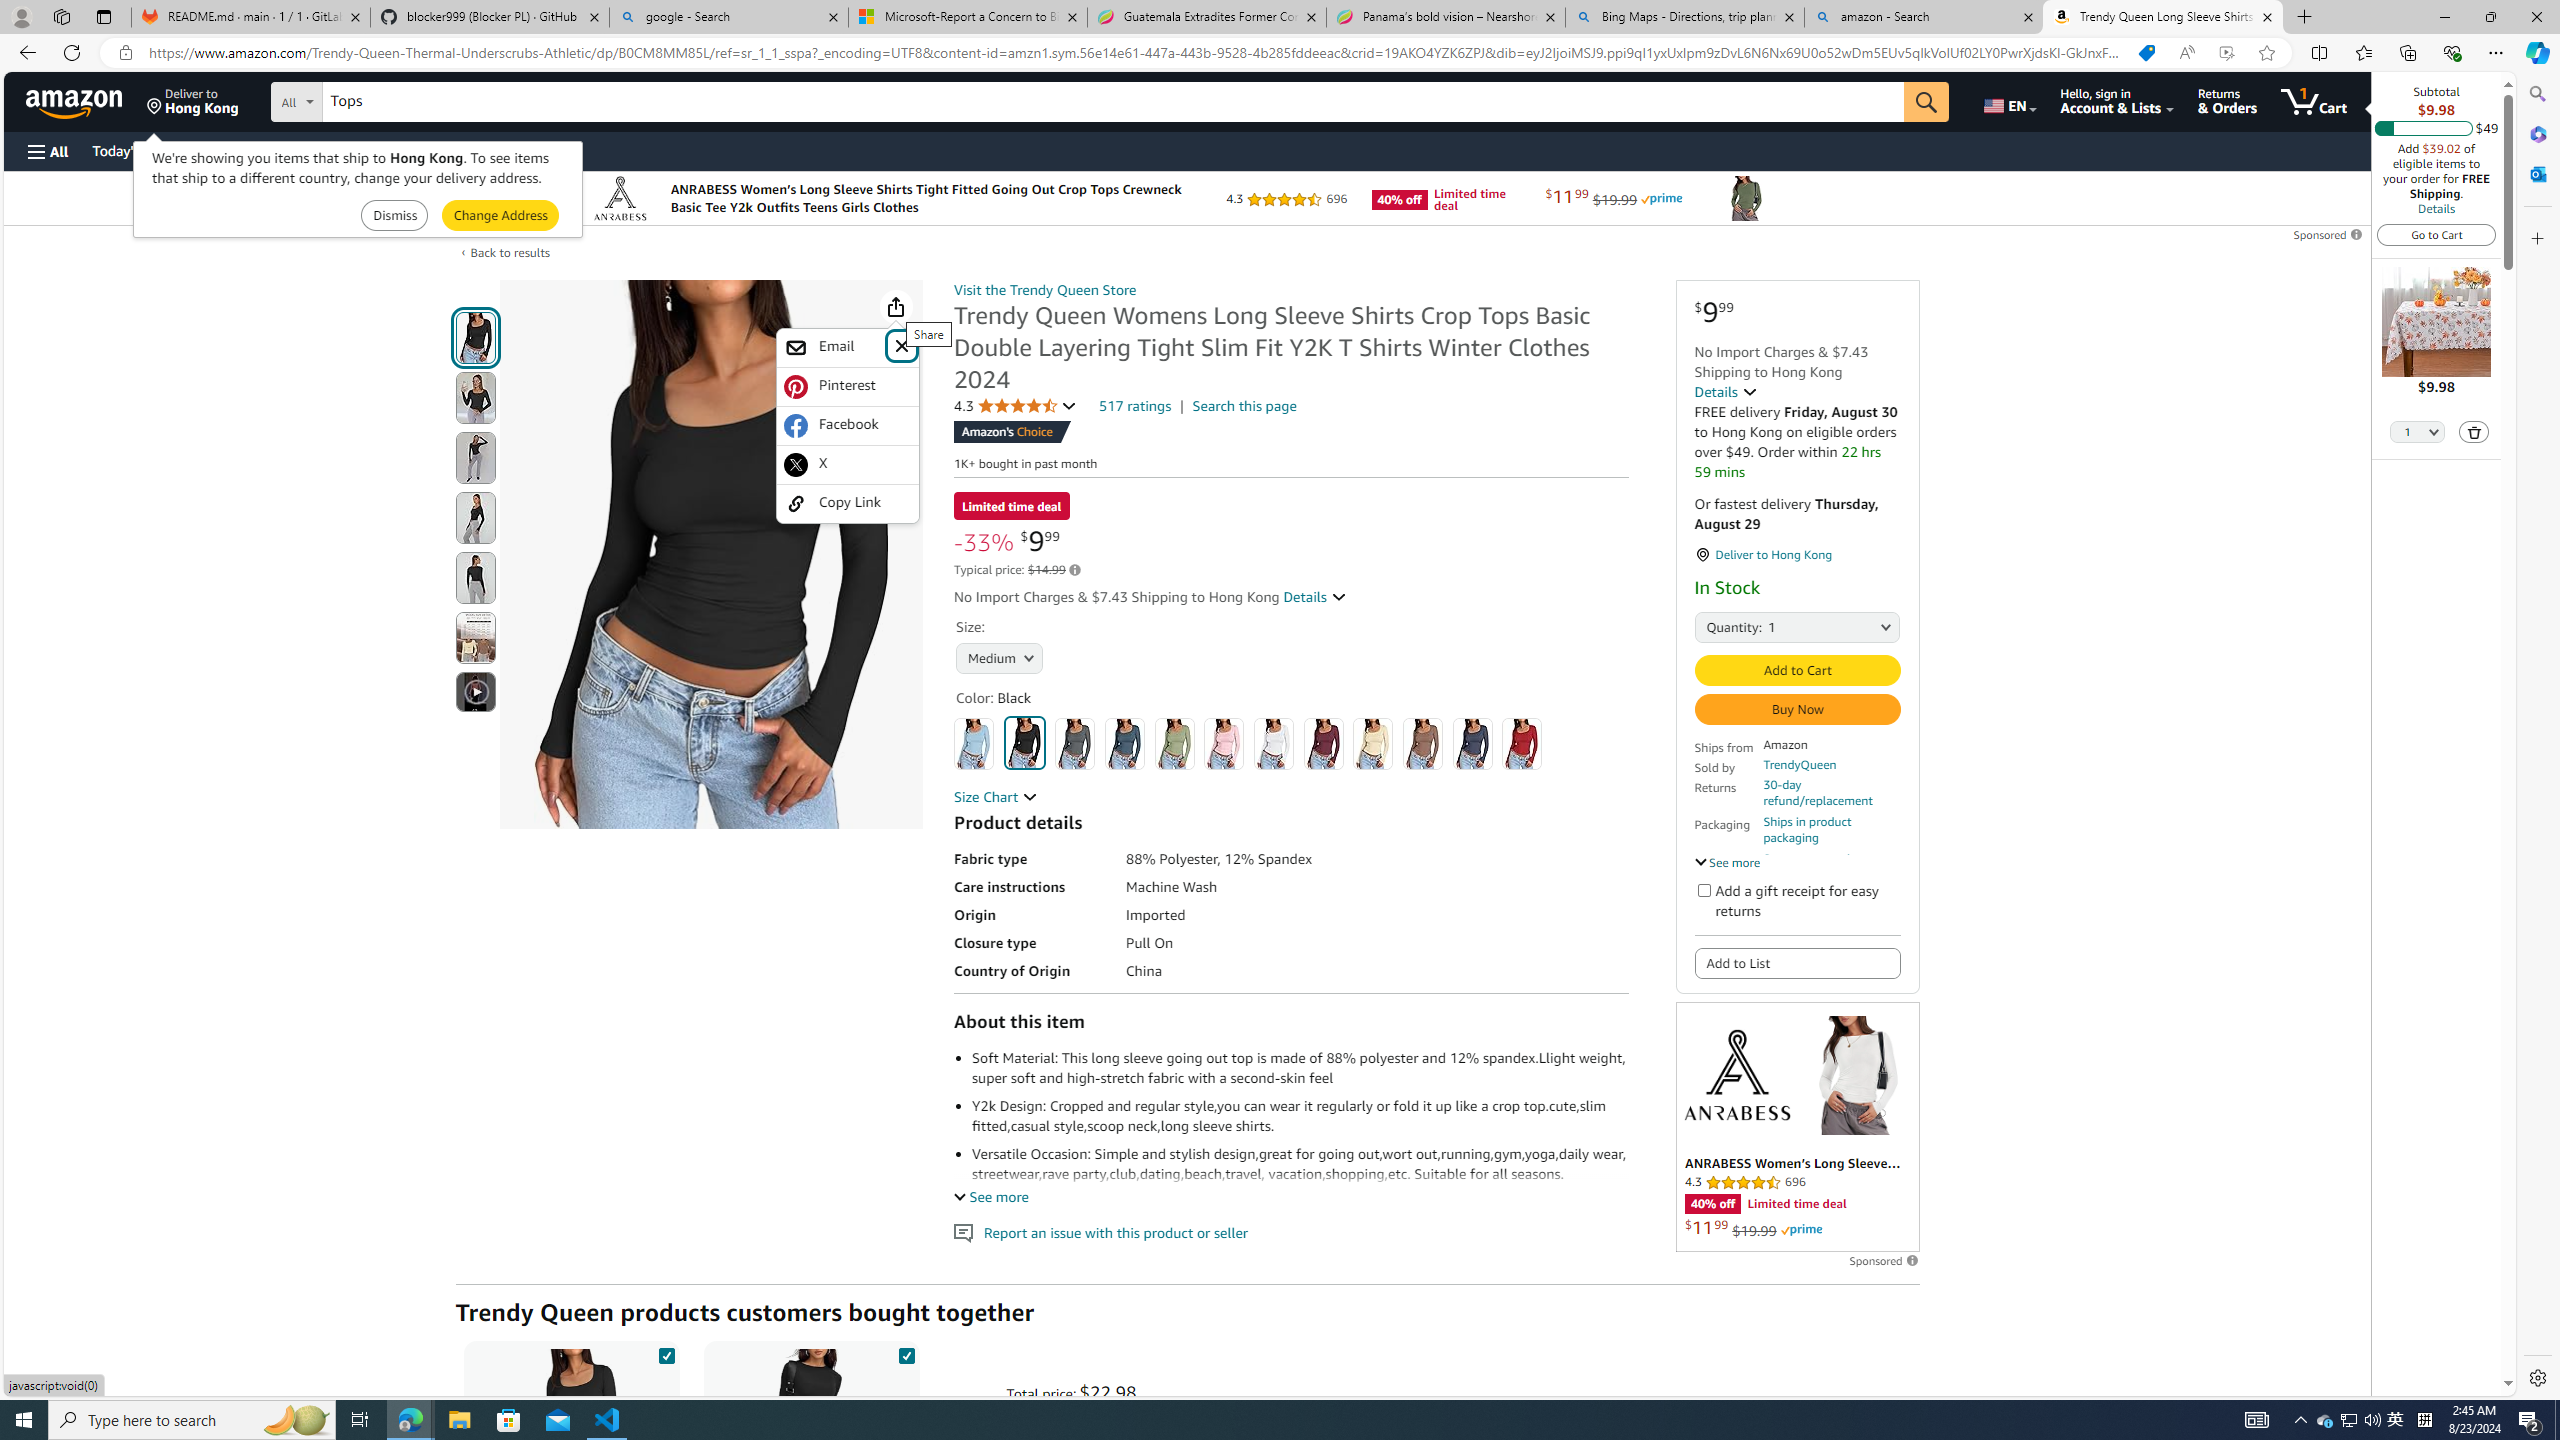 Image resolution: width=2560 pixels, height=1440 pixels. What do you see at coordinates (2226, 53) in the screenshot?
I see `'Enhance video'` at bounding box center [2226, 53].